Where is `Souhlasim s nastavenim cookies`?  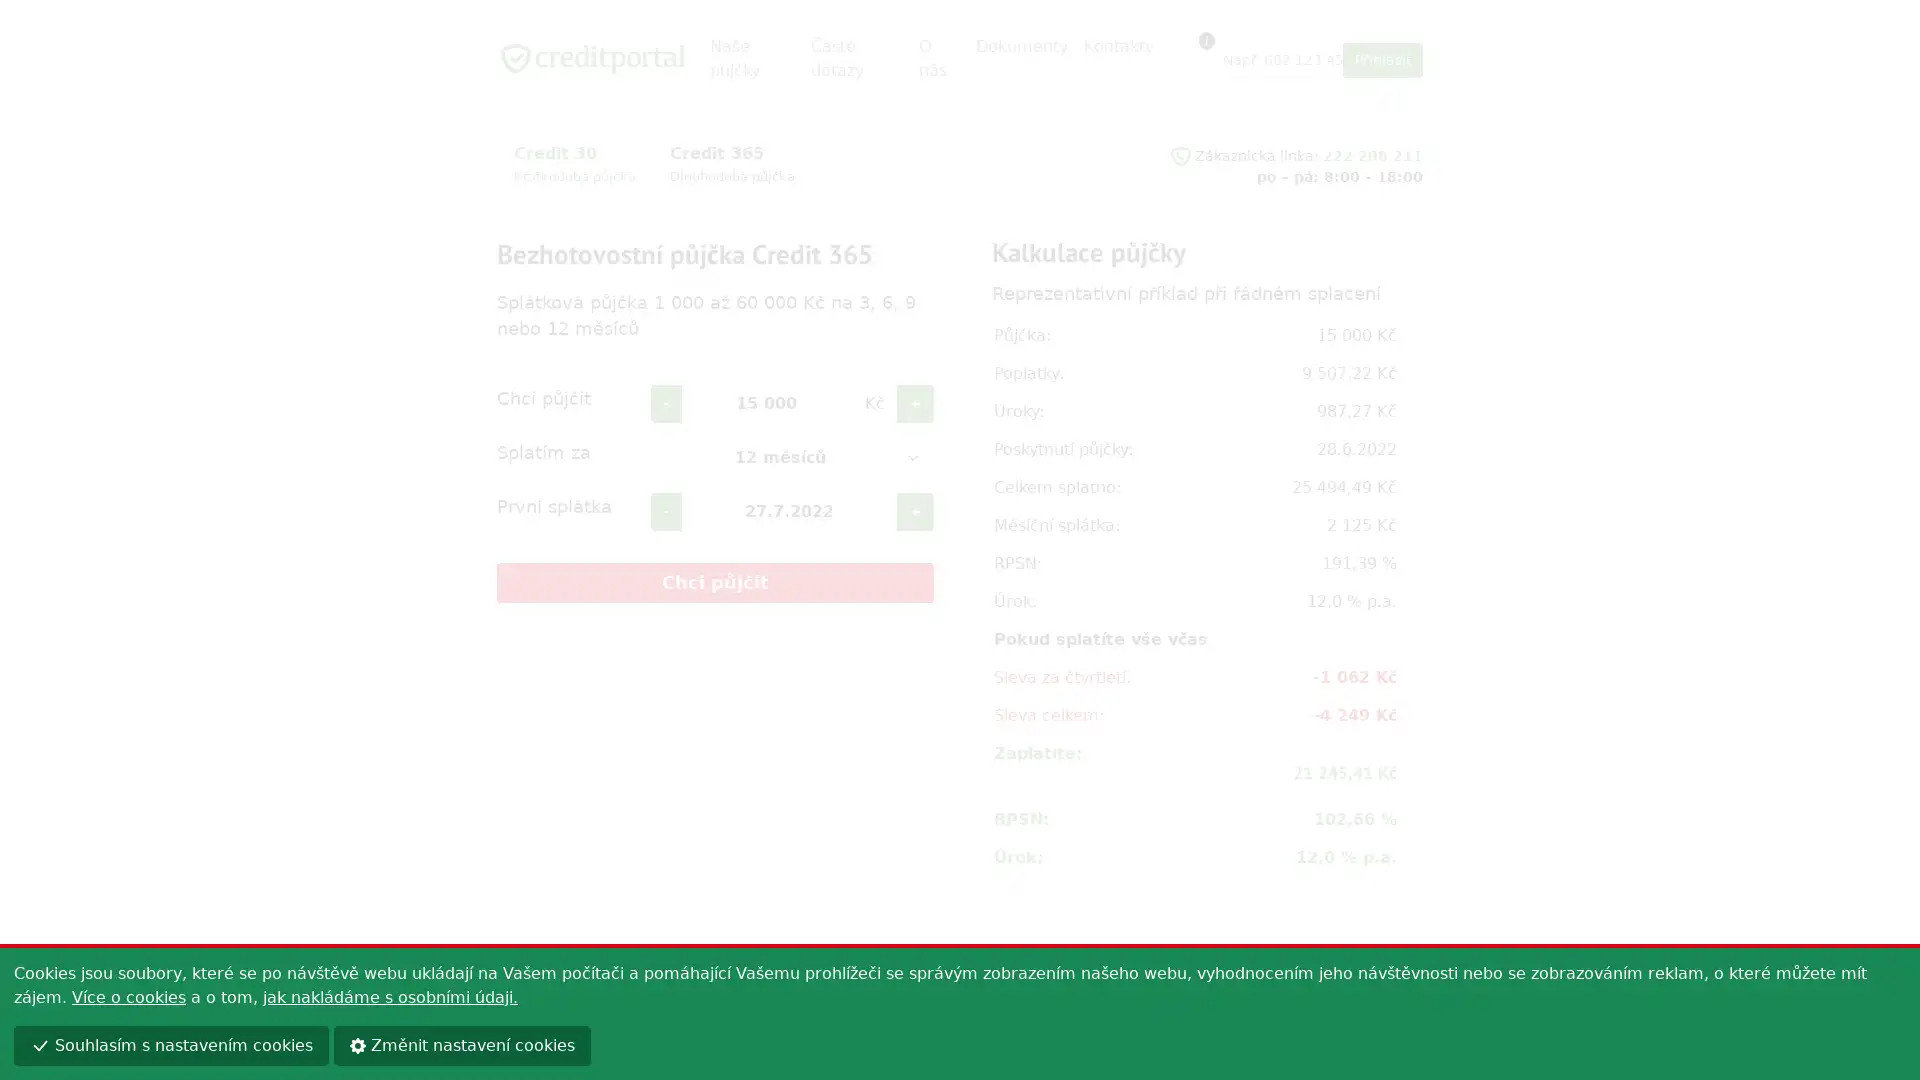
Souhlasim s nastavenim cookies is located at coordinates (171, 1044).